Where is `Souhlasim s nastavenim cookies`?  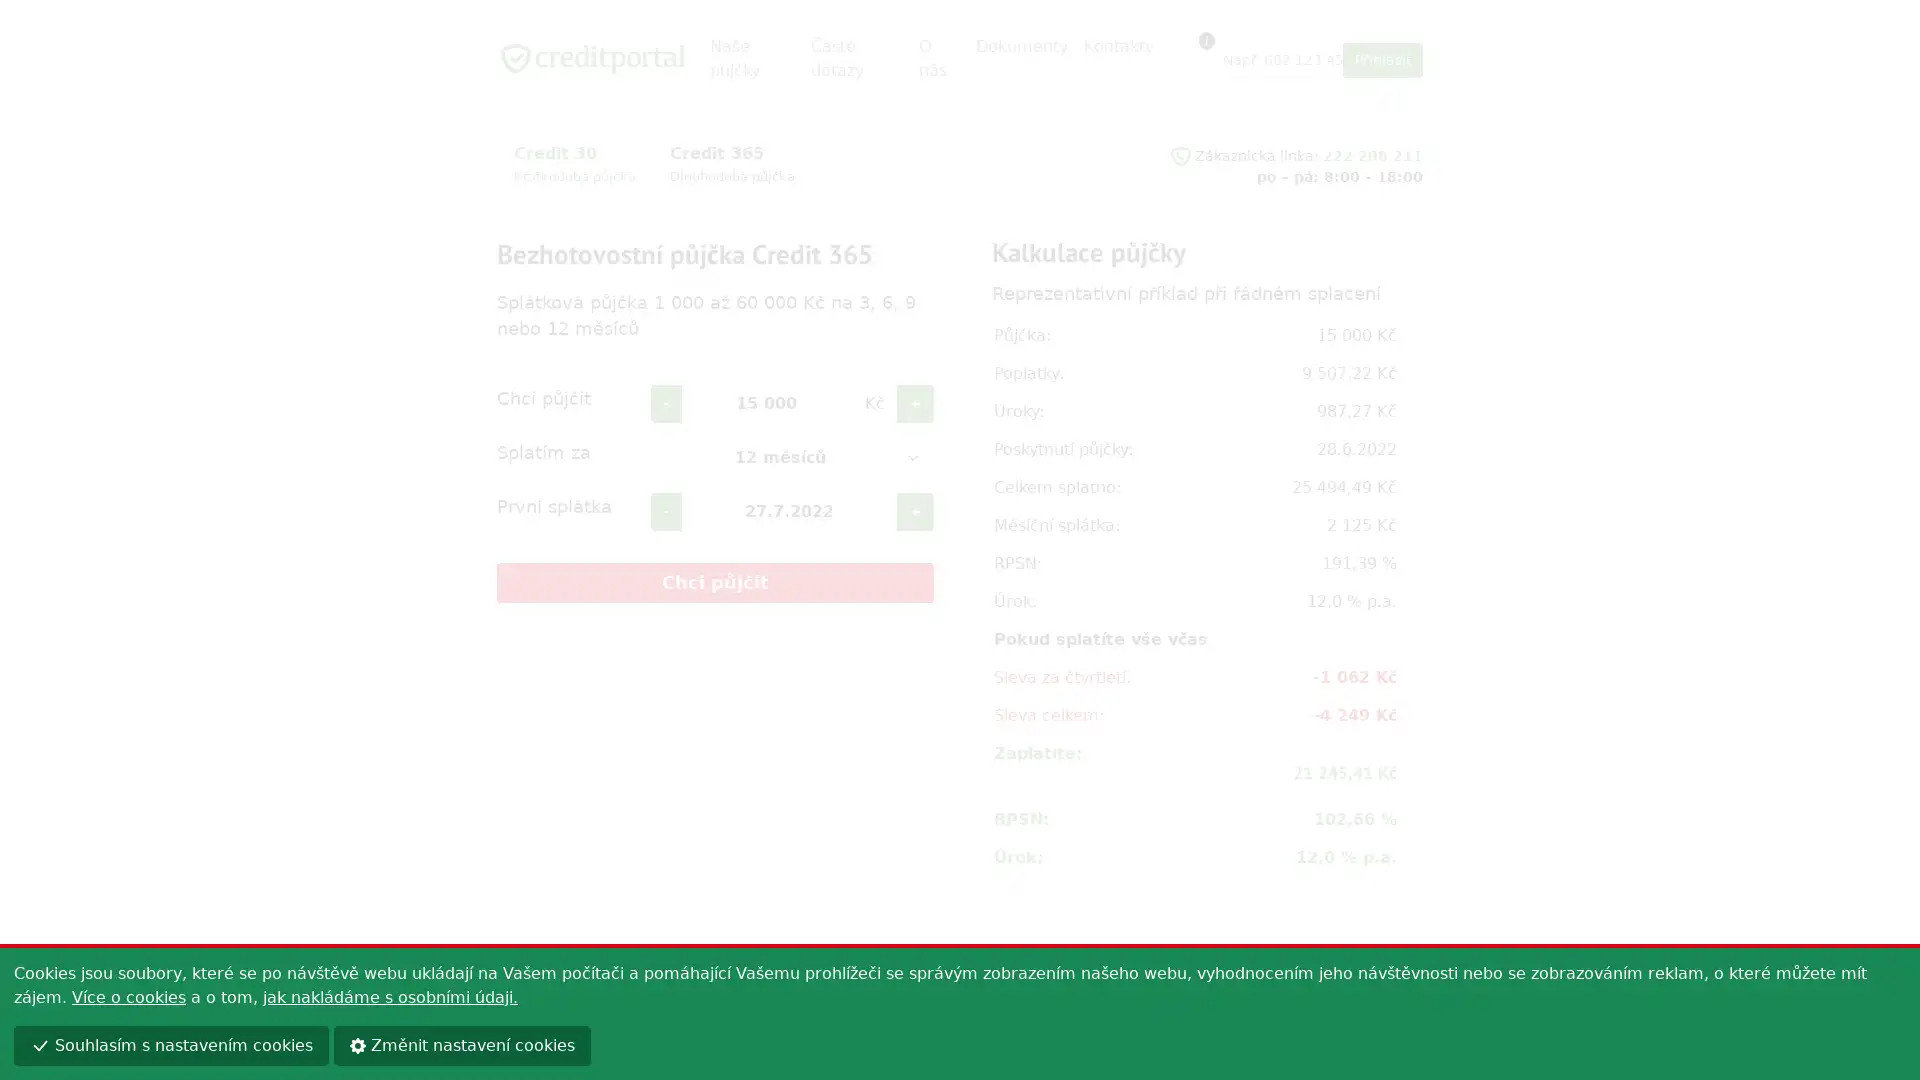
Souhlasim s nastavenim cookies is located at coordinates (171, 1044).